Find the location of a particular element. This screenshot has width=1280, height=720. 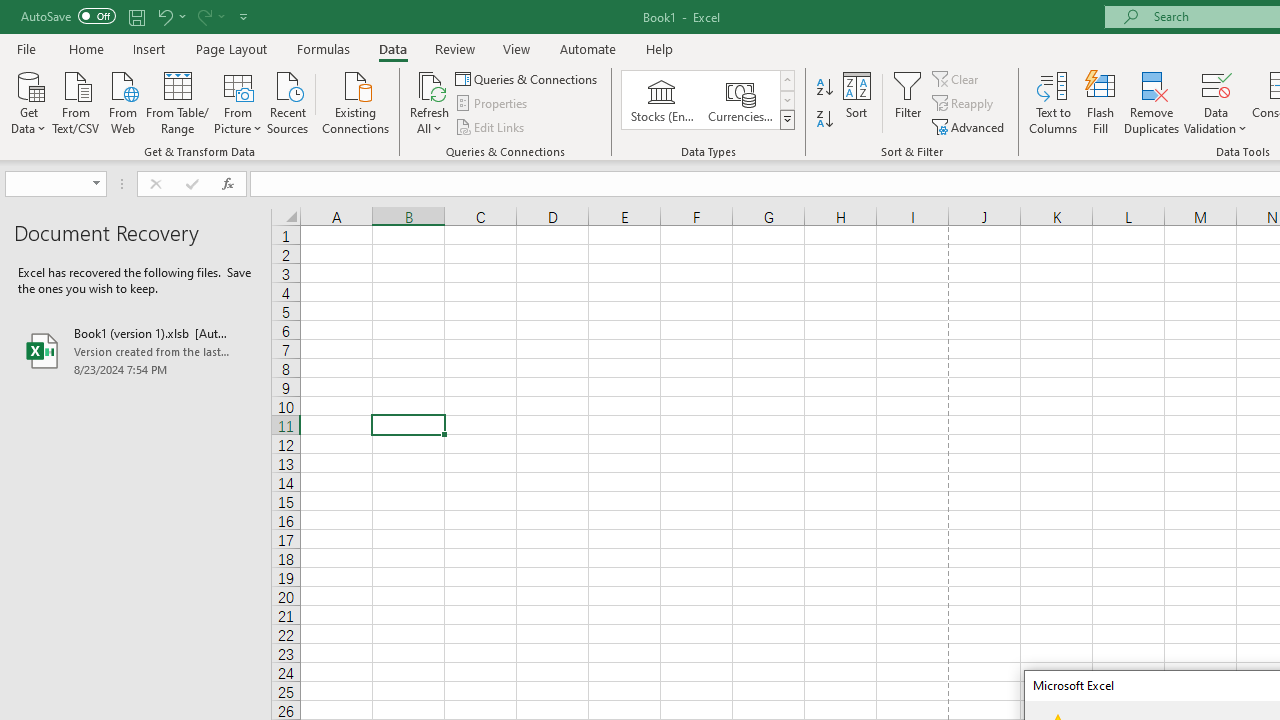

'Queries & Connections' is located at coordinates (528, 78).